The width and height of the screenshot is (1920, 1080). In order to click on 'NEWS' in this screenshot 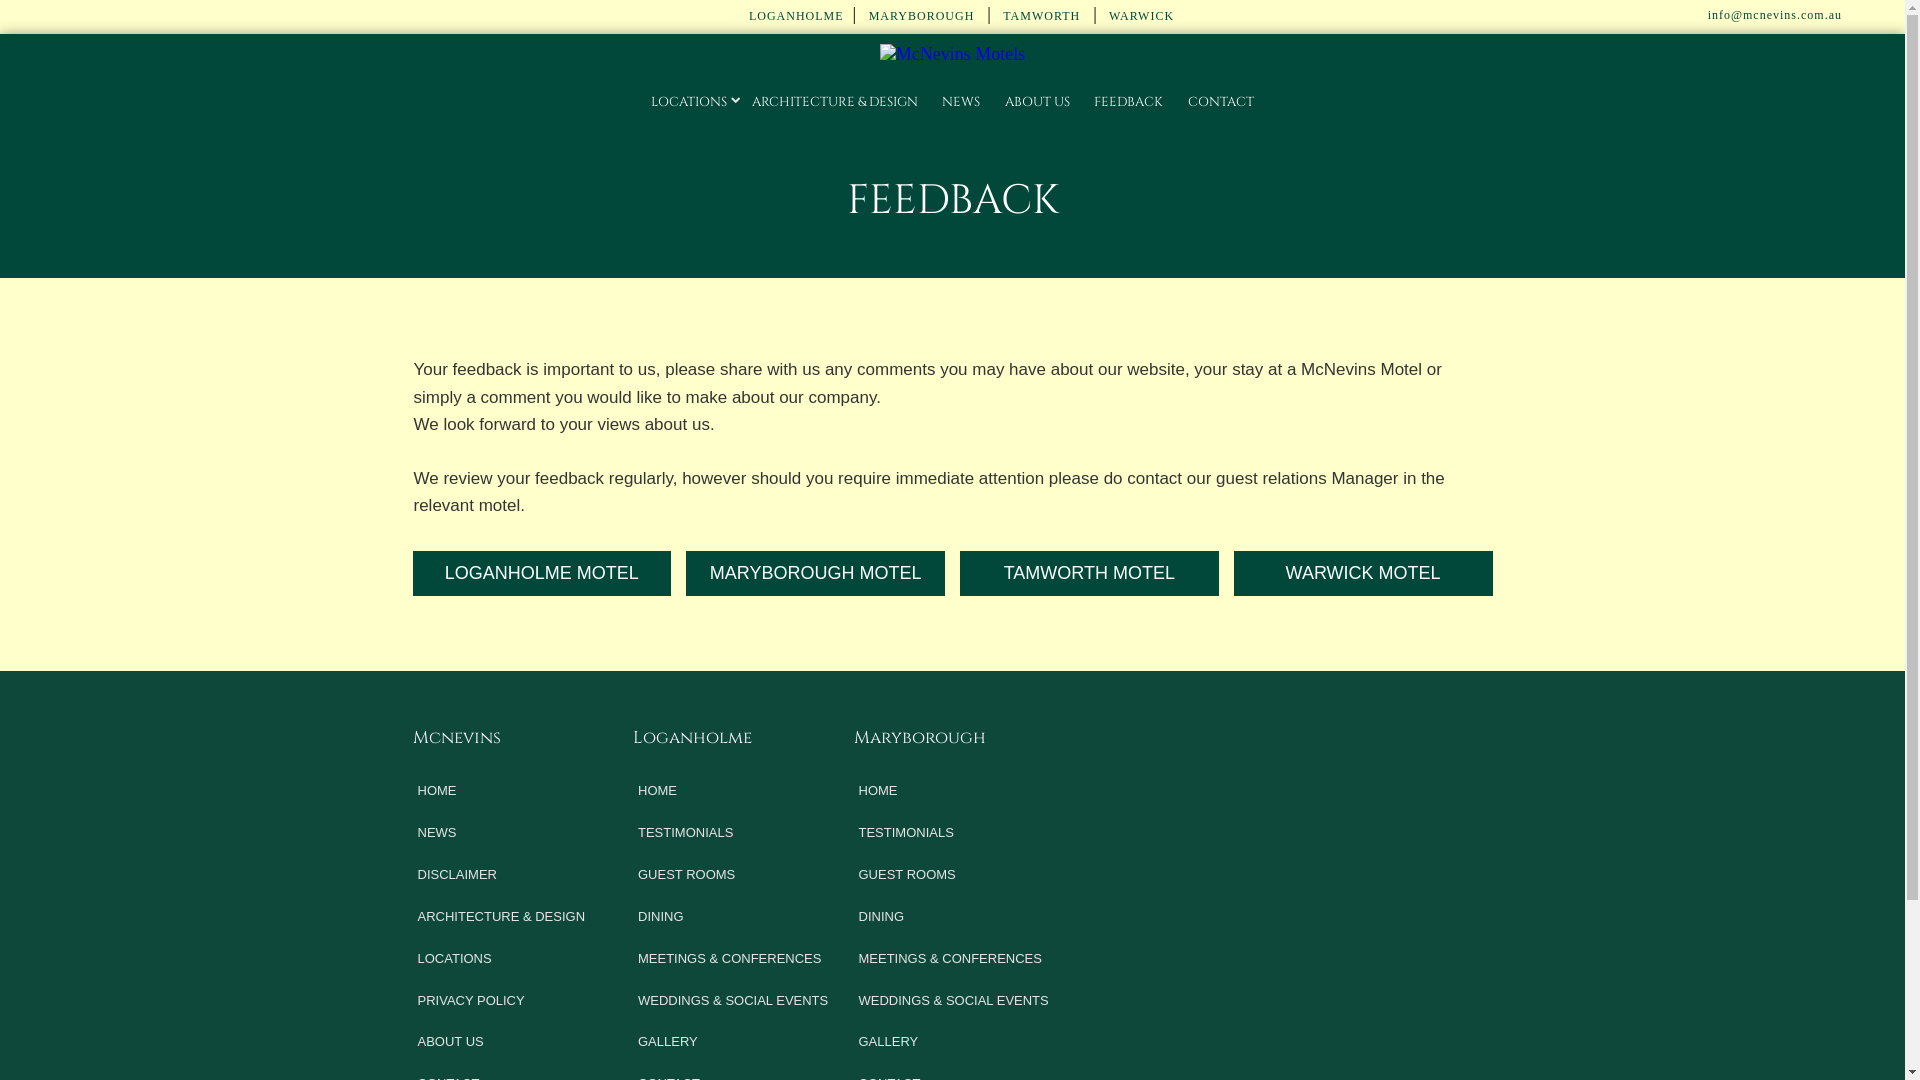, I will do `click(960, 101)`.